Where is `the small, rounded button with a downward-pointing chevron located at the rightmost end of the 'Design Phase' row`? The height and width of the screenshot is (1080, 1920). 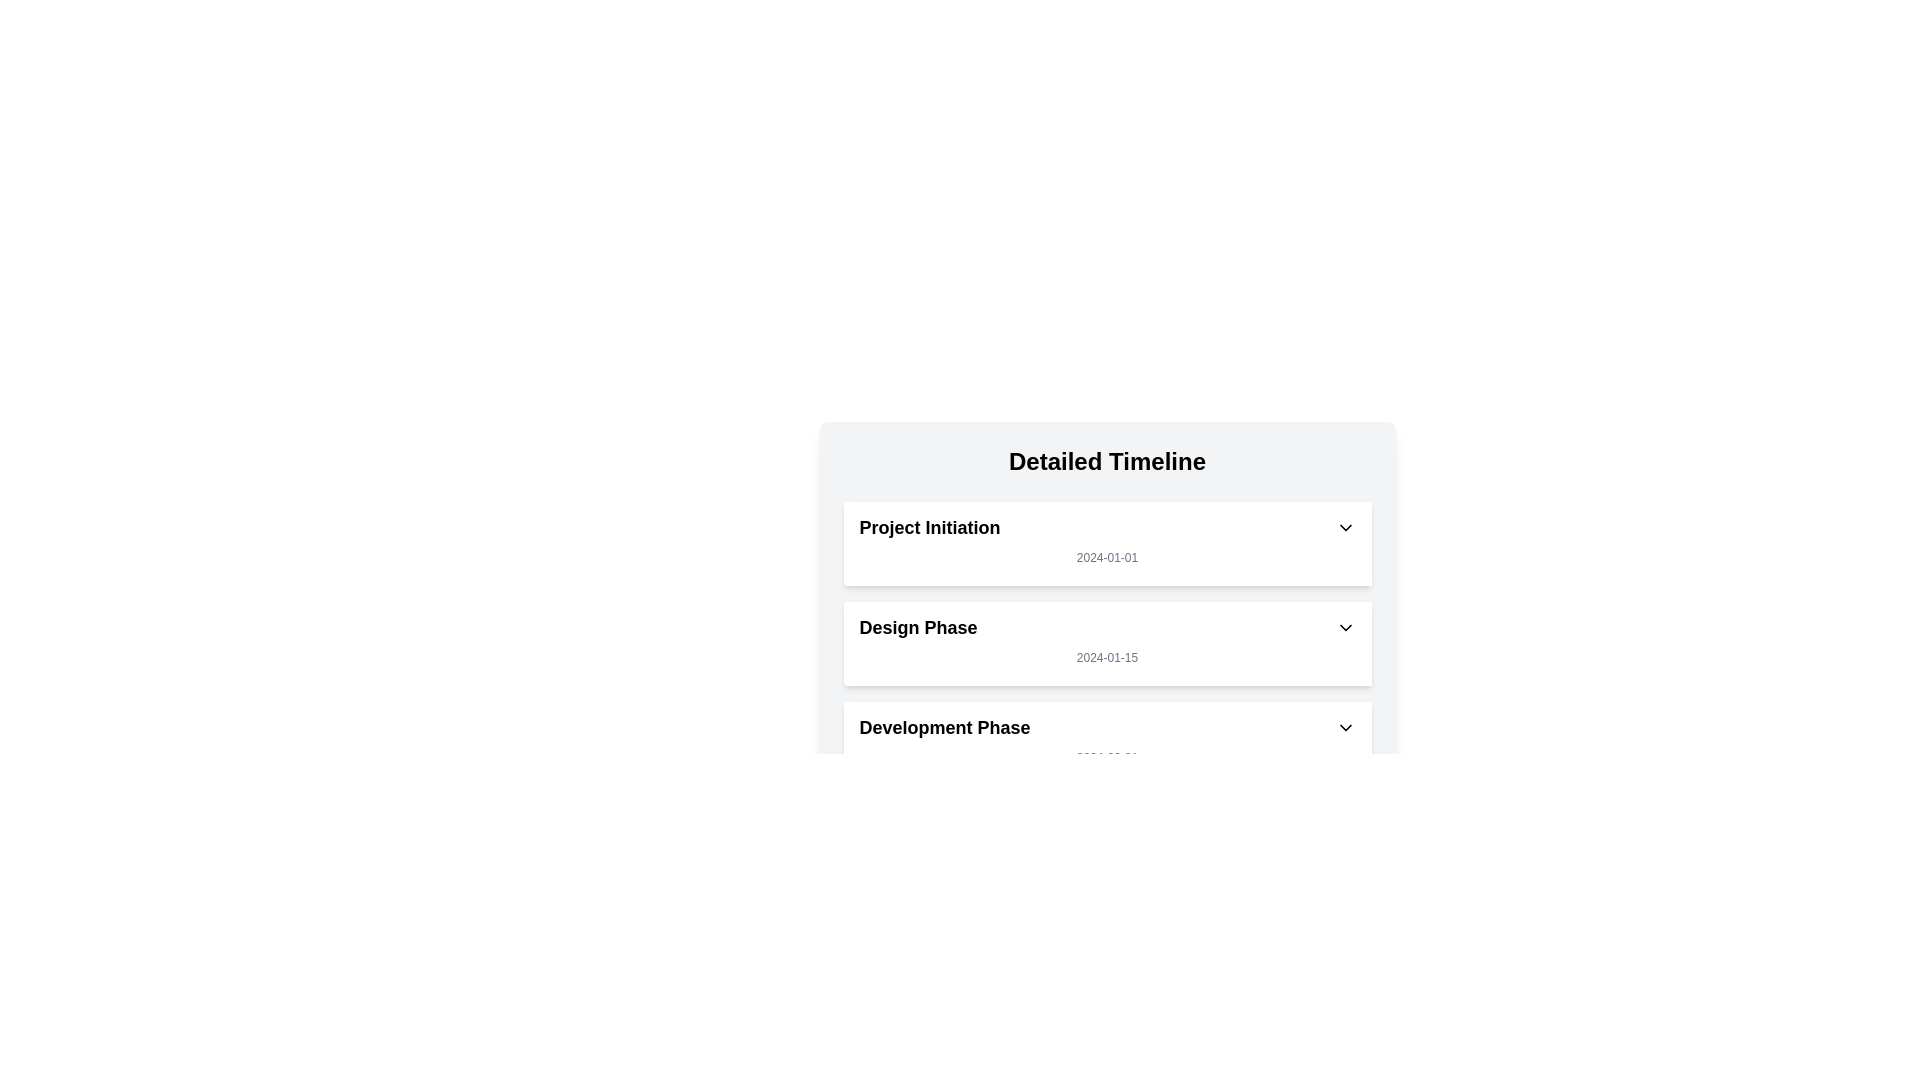
the small, rounded button with a downward-pointing chevron located at the rightmost end of the 'Design Phase' row is located at coordinates (1345, 627).